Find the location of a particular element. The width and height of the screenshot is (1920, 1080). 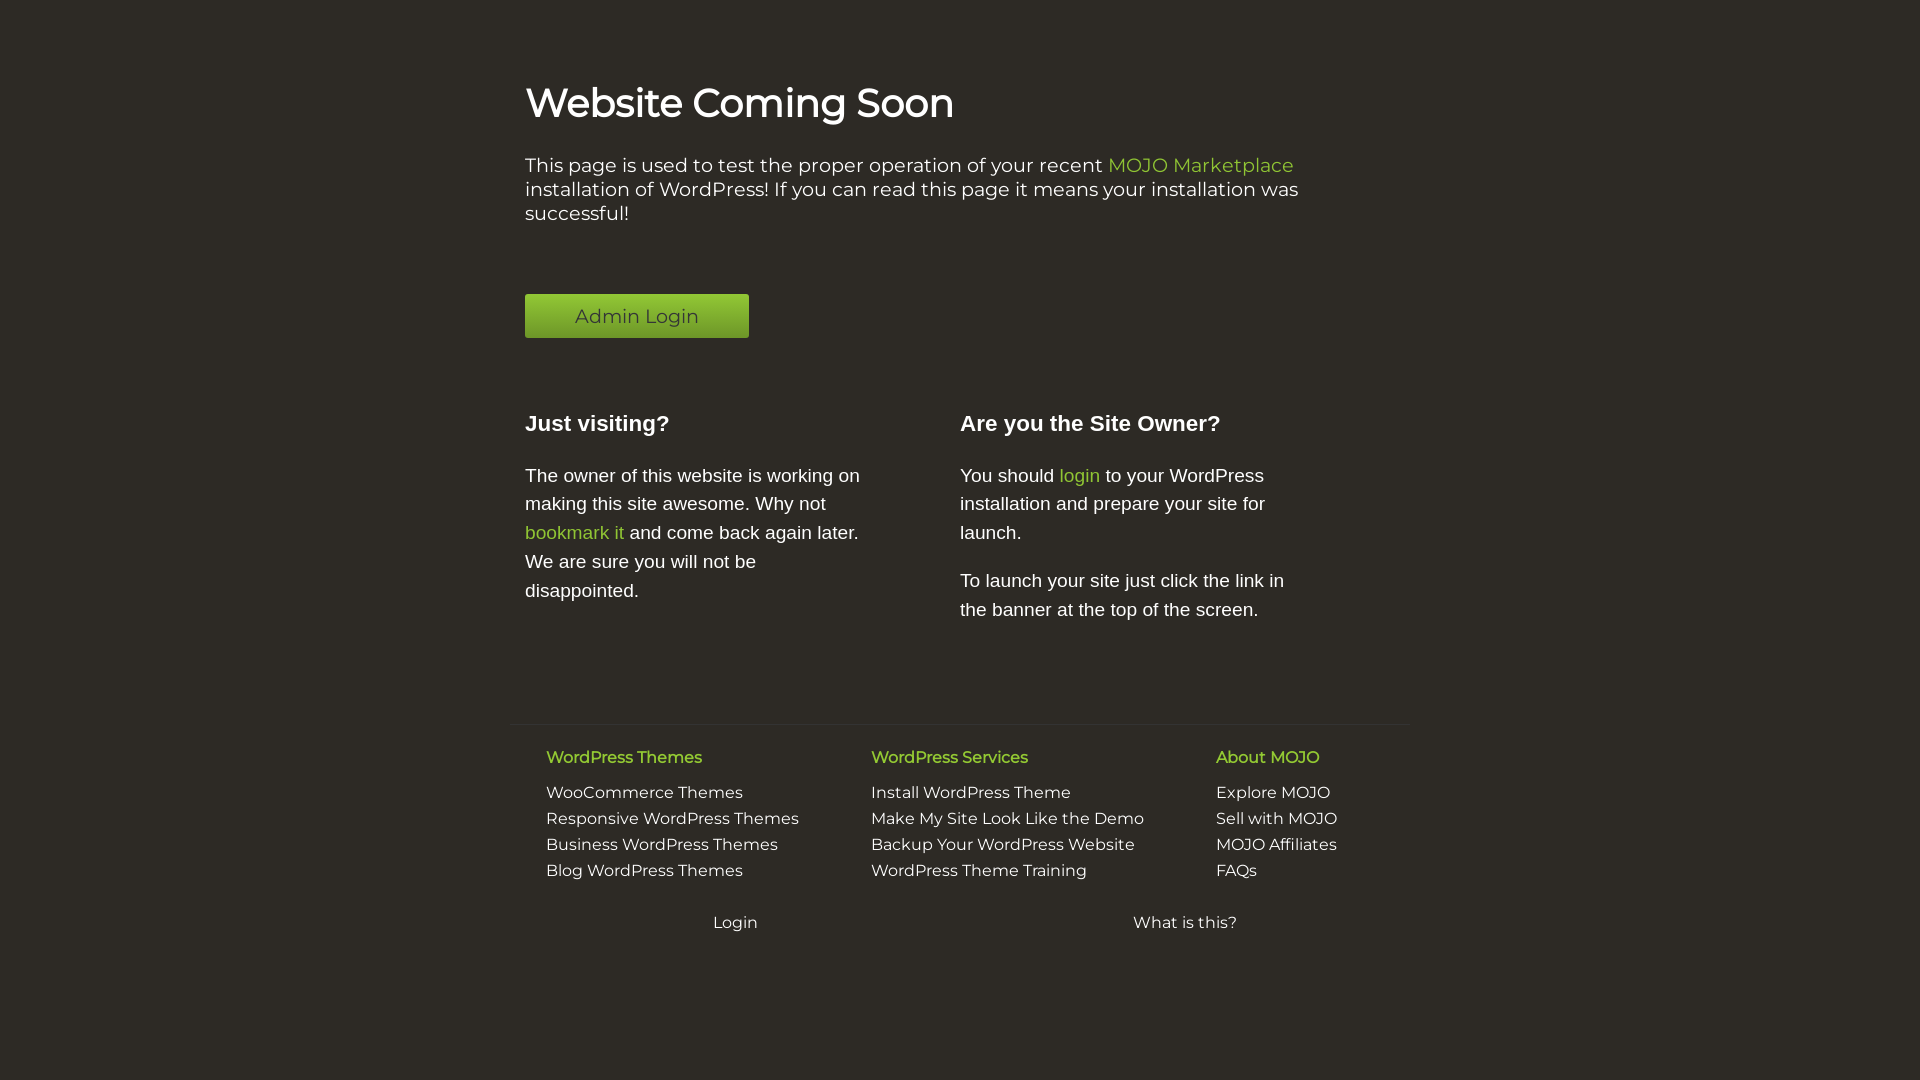

'Admin Login' is located at coordinates (524, 315).